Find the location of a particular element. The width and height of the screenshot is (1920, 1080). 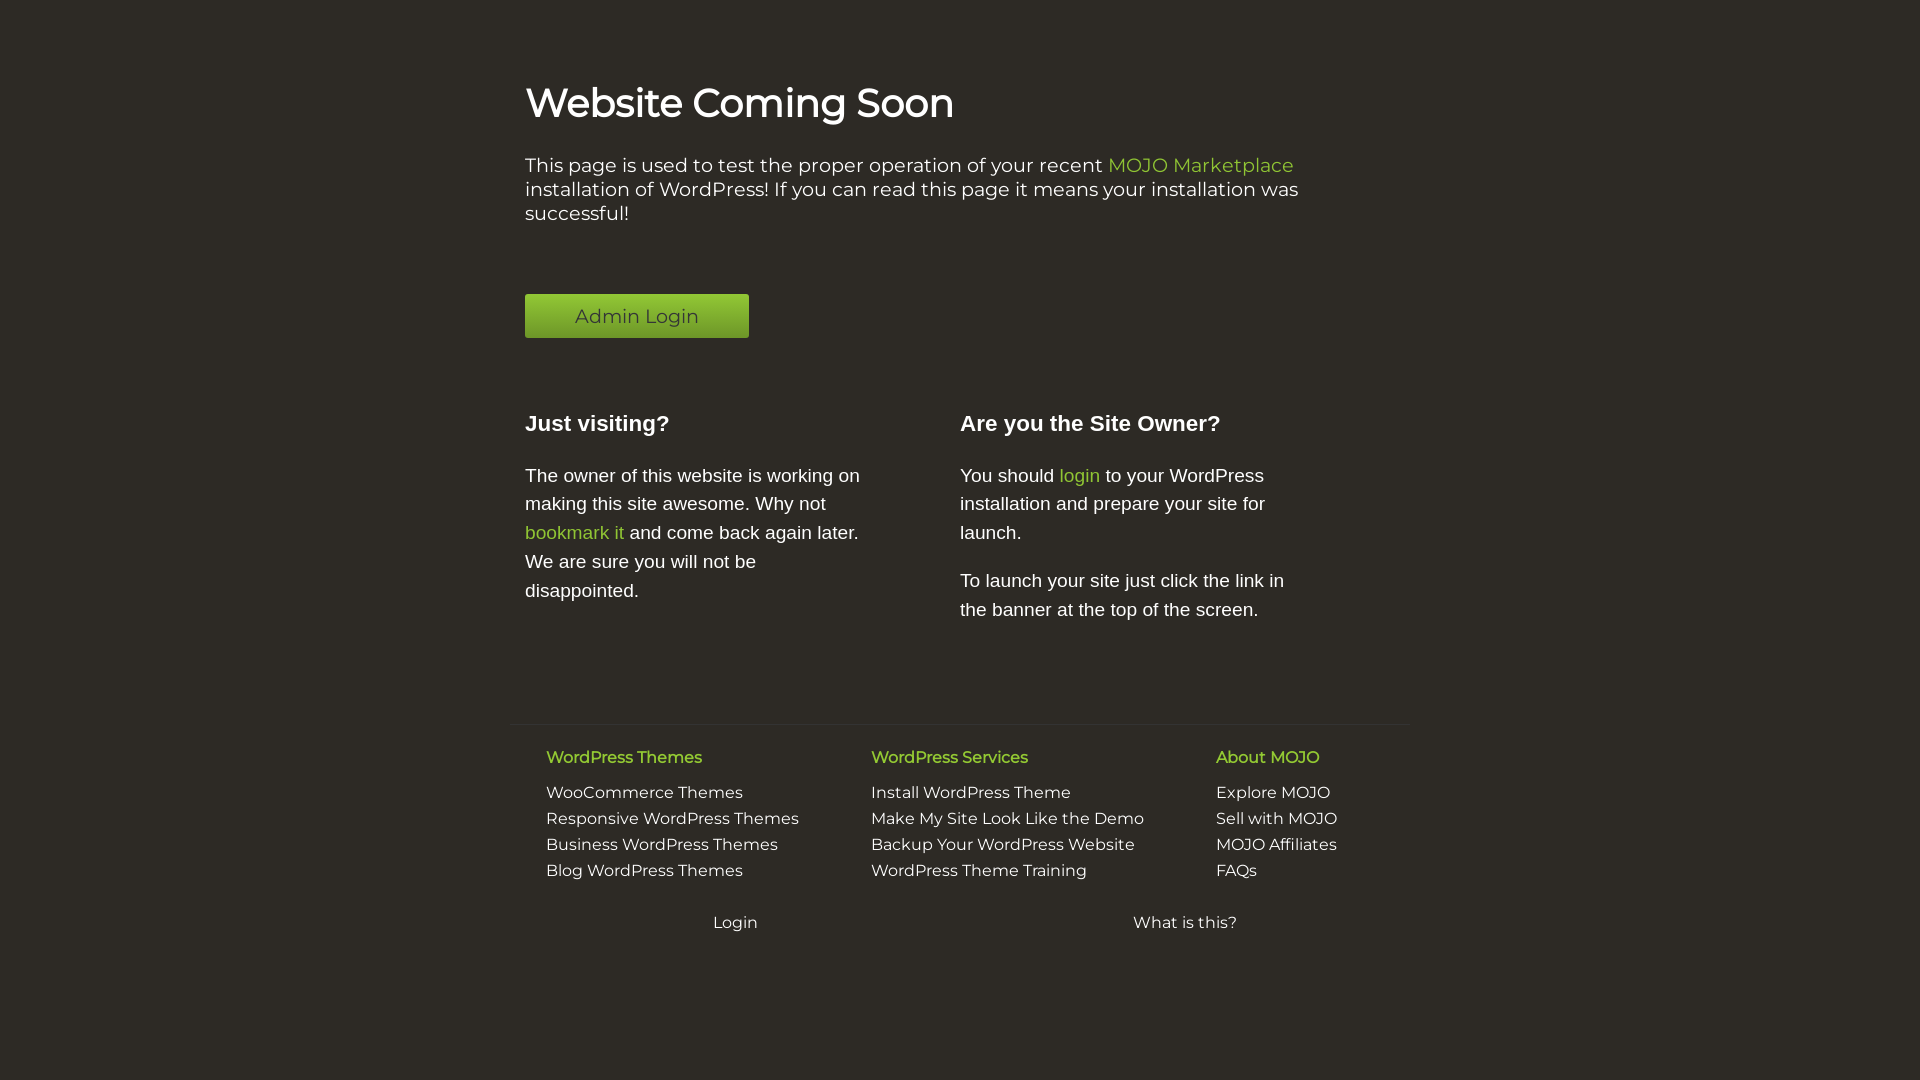

'Admin Login' is located at coordinates (524, 315).